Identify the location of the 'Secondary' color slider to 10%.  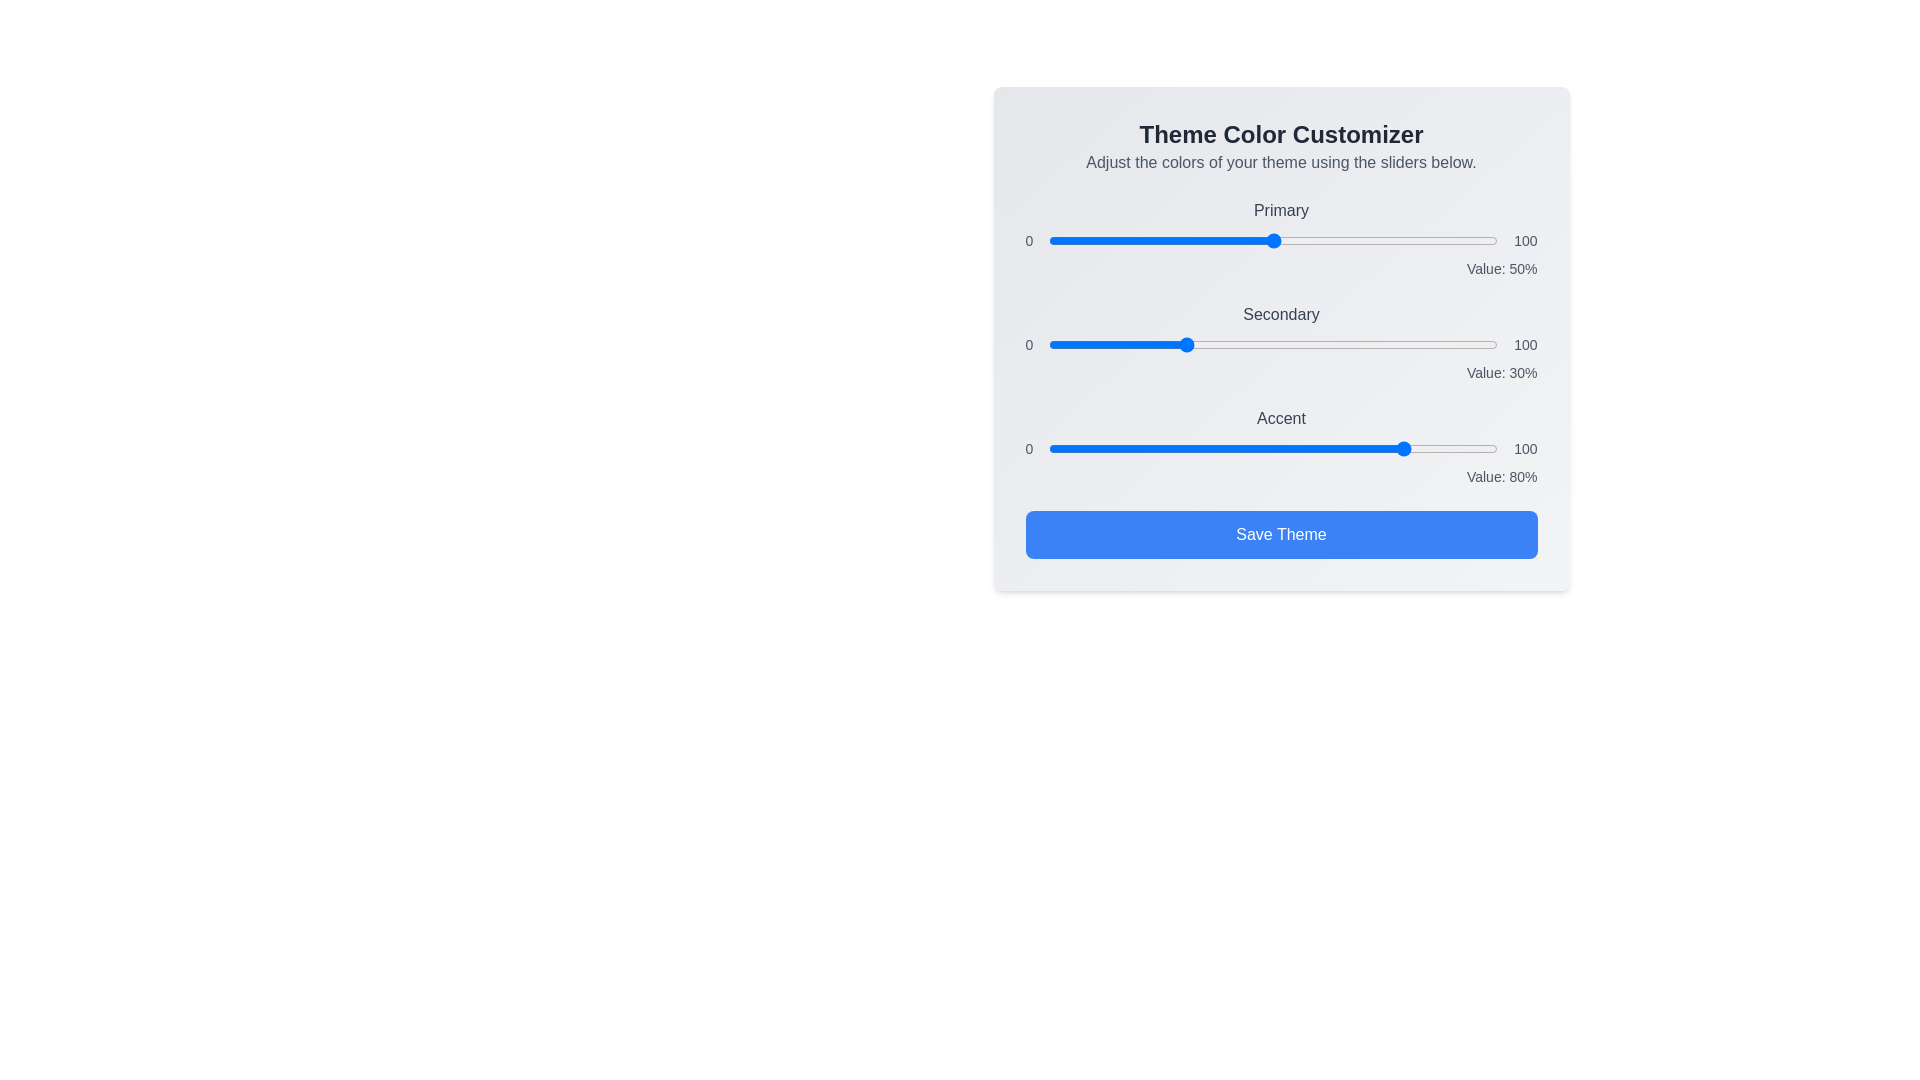
(1093, 343).